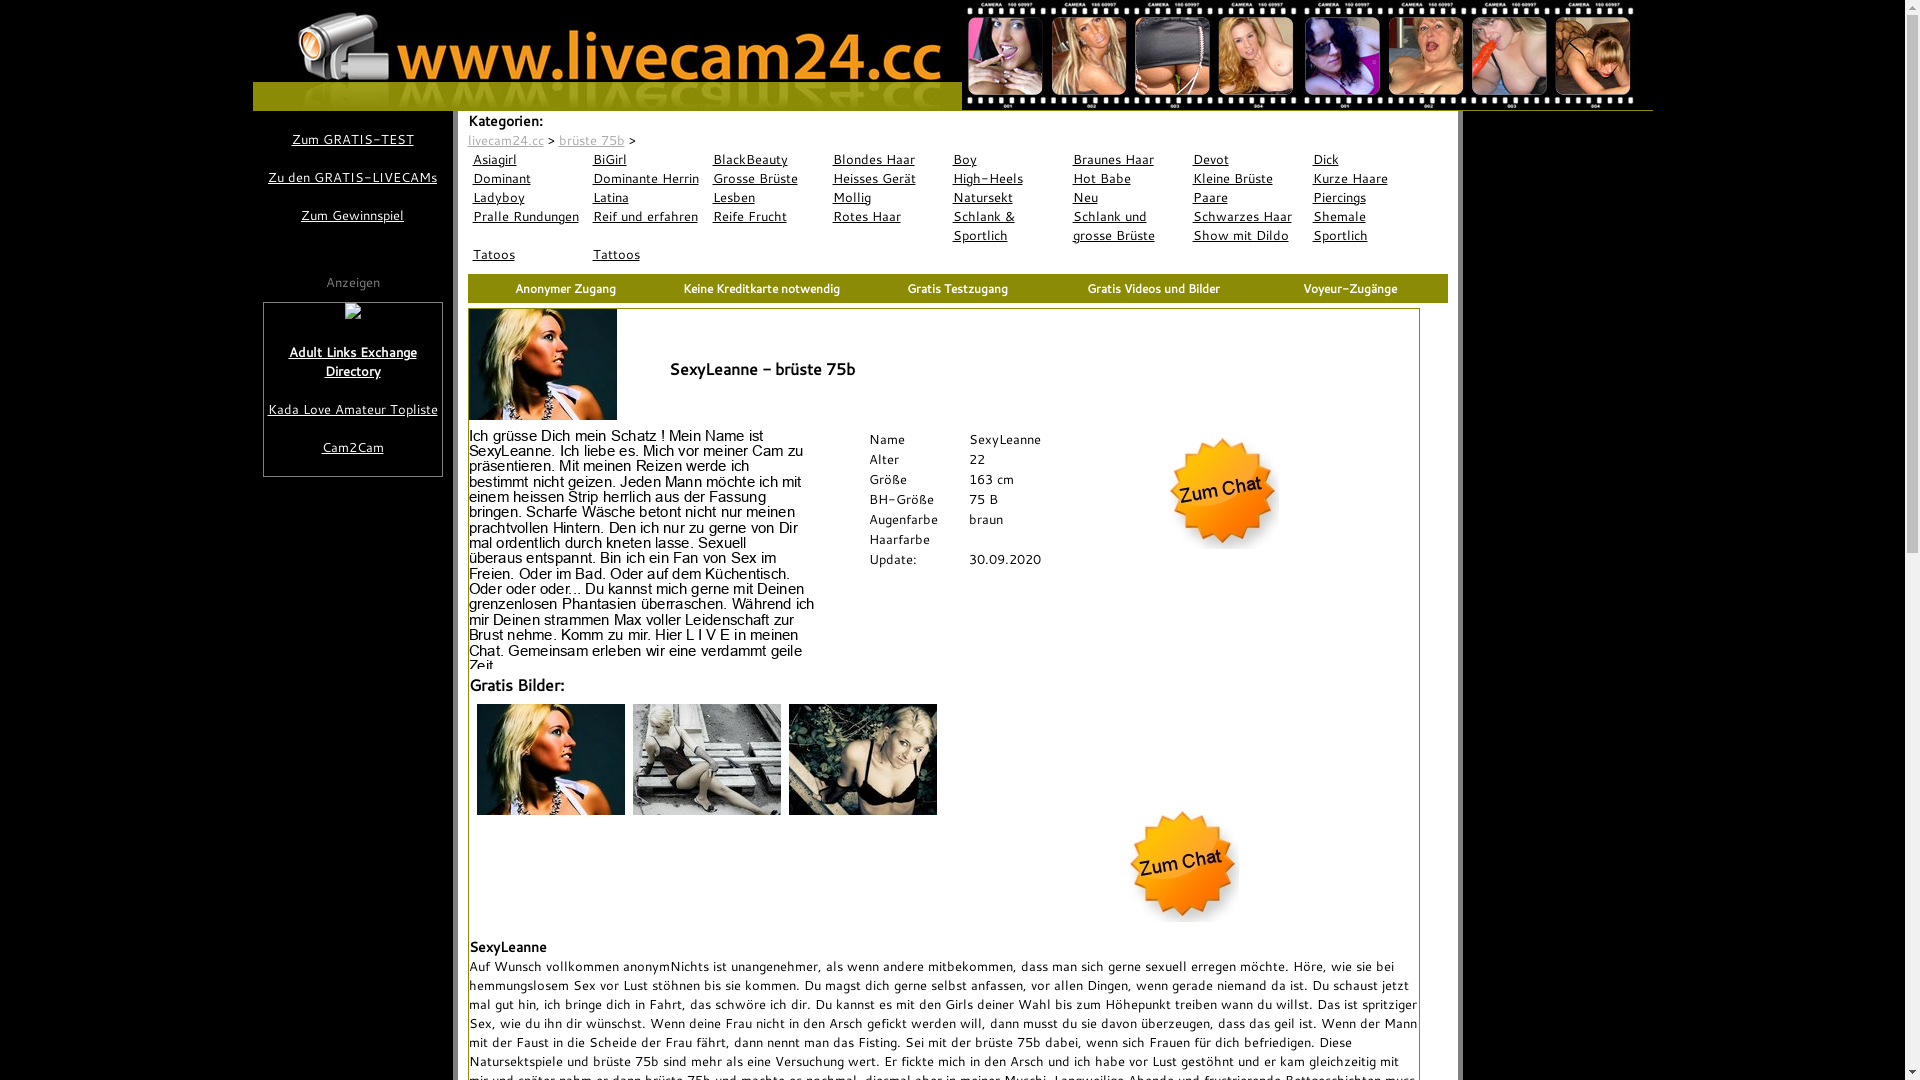 This screenshot has width=1920, height=1080. What do you see at coordinates (887, 158) in the screenshot?
I see `'Blondes Haar'` at bounding box center [887, 158].